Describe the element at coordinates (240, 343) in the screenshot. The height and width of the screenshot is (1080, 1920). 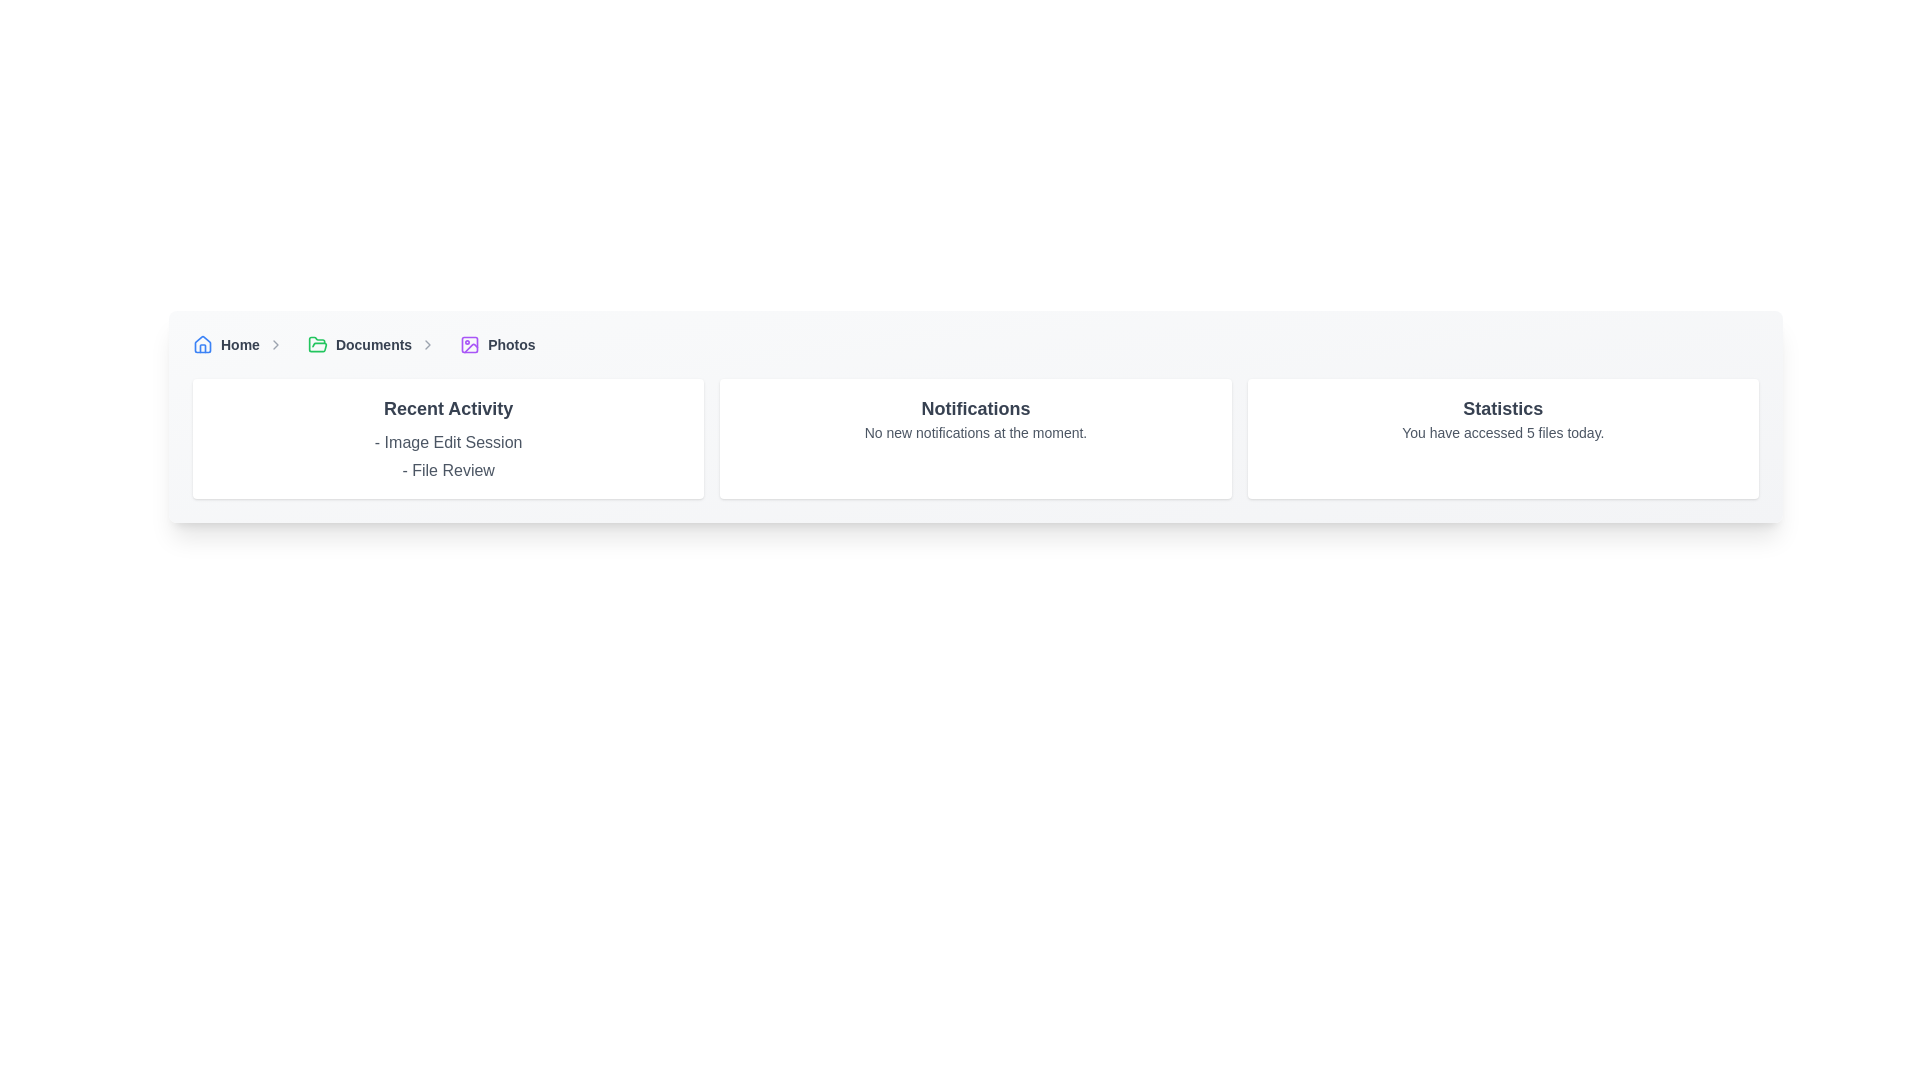
I see `the 'Home' text label, which is a bold, smaller-sized label located in the navigation bar, immediately to the right of the house icon` at that location.